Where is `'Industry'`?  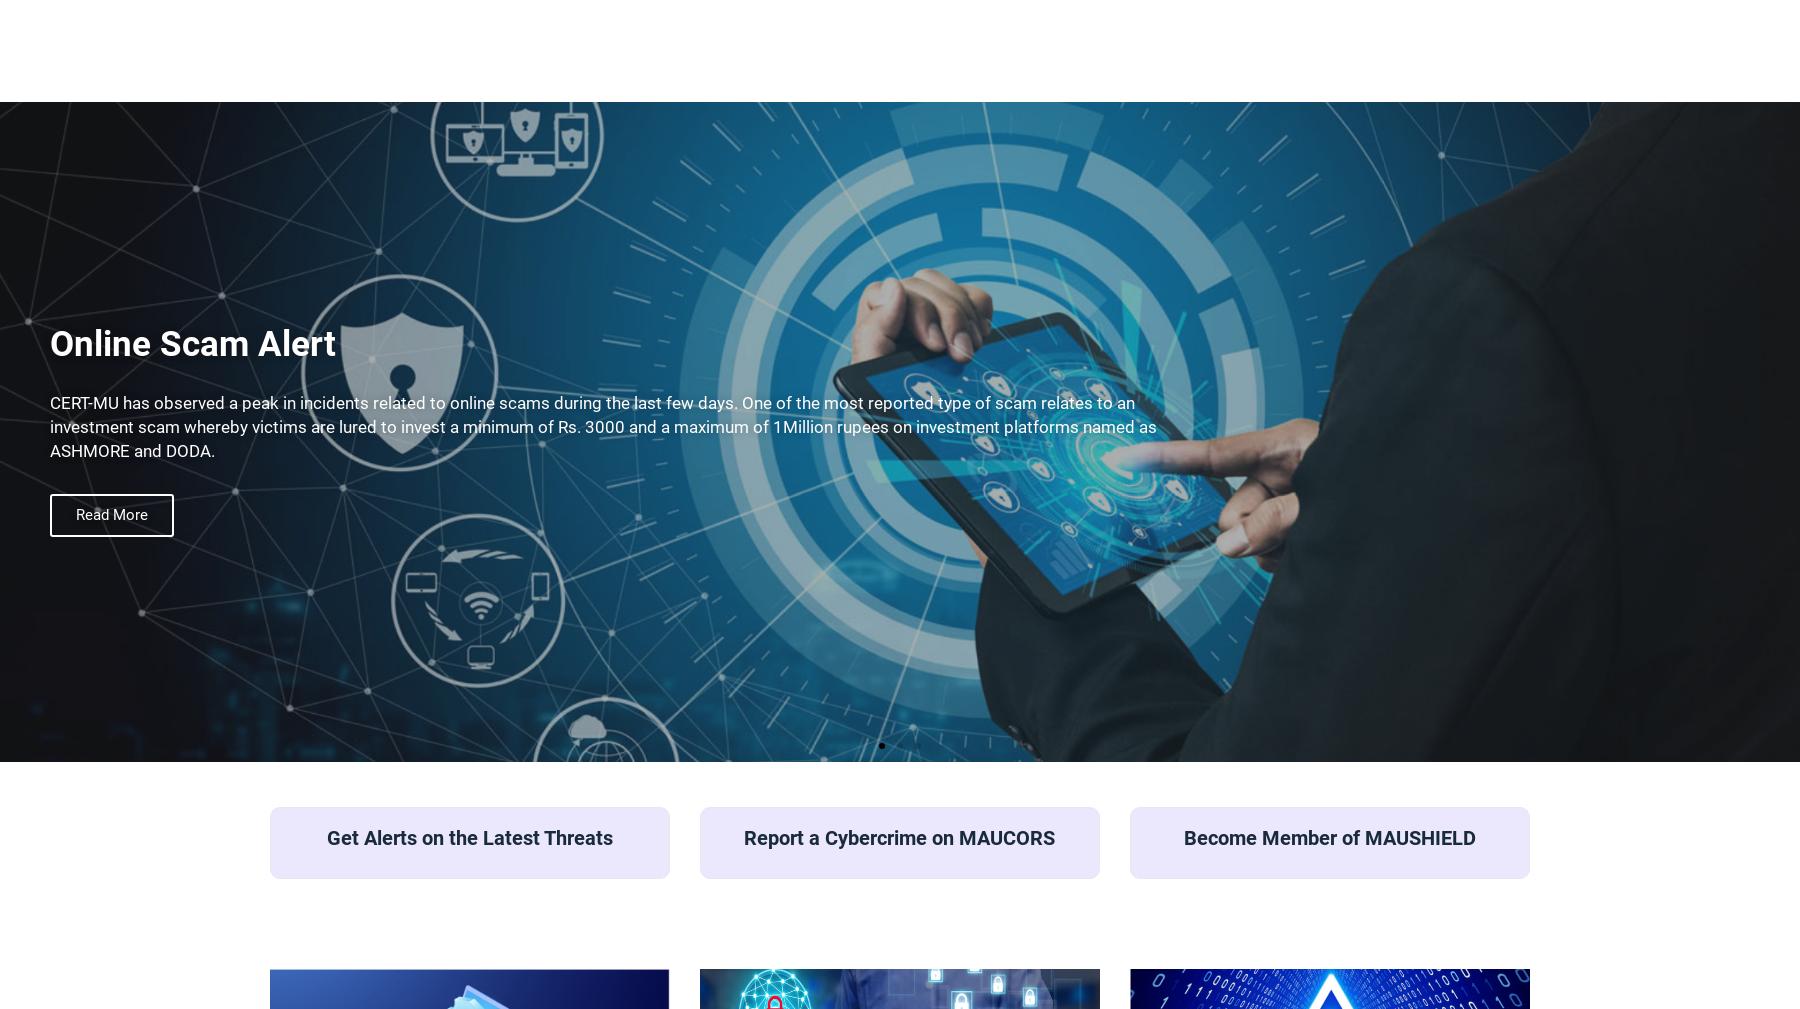 'Industry' is located at coordinates (478, 491).